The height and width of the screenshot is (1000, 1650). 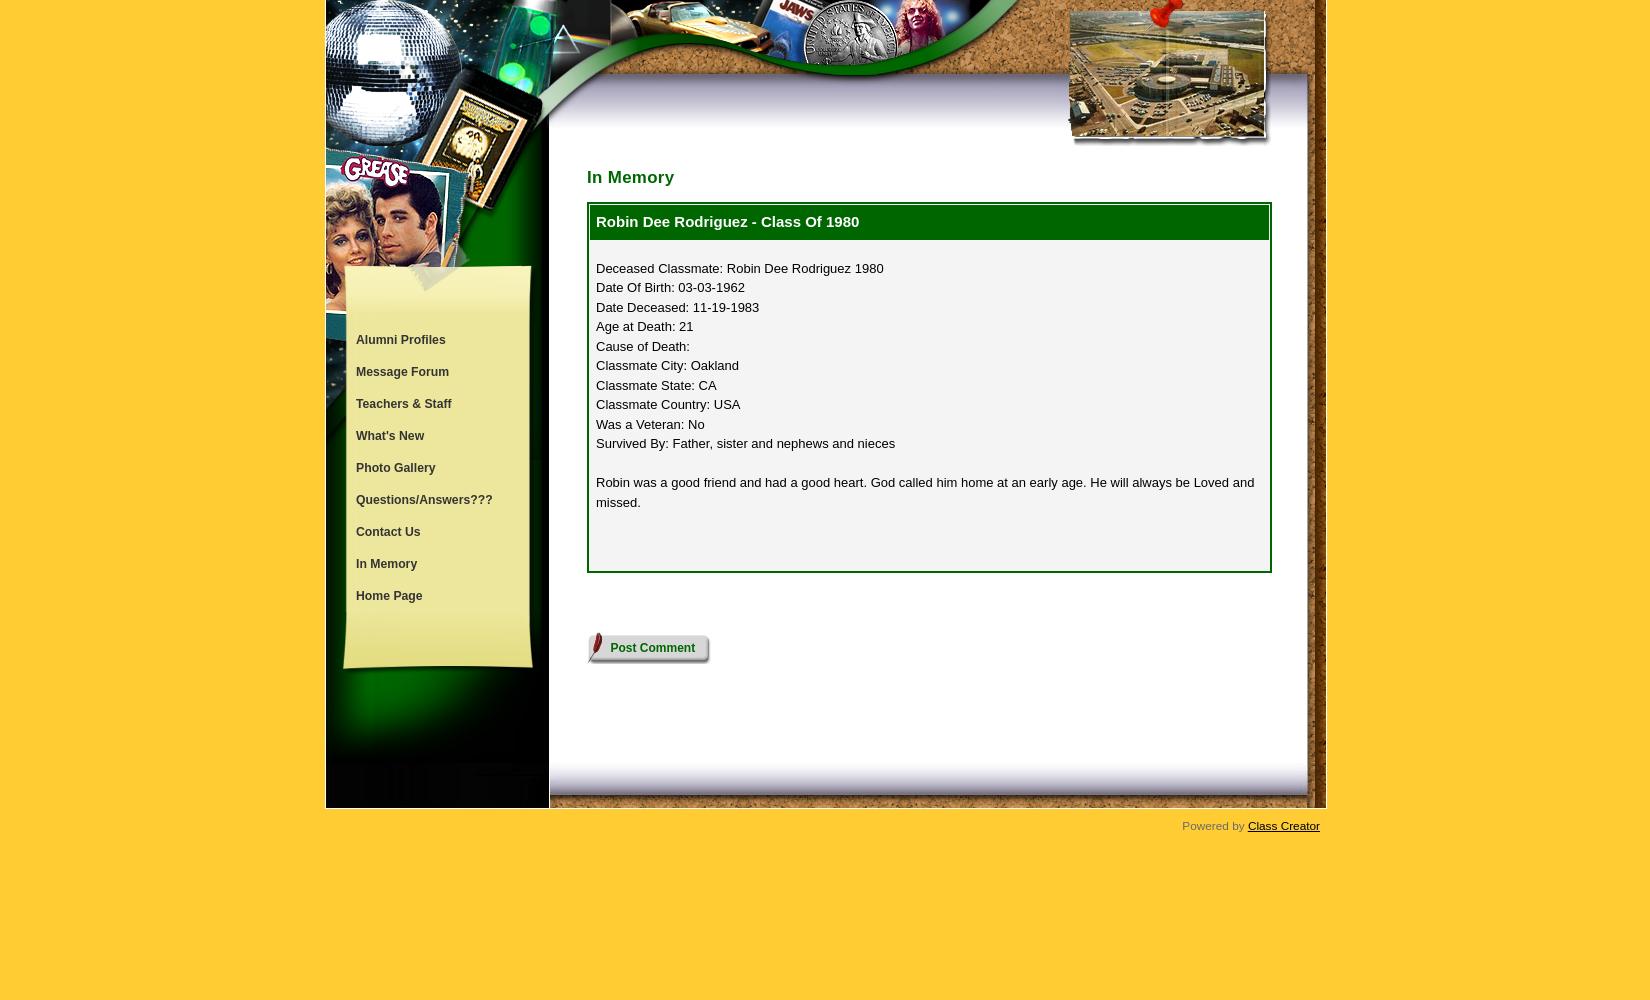 What do you see at coordinates (1182, 824) in the screenshot?
I see `'Powered by'` at bounding box center [1182, 824].